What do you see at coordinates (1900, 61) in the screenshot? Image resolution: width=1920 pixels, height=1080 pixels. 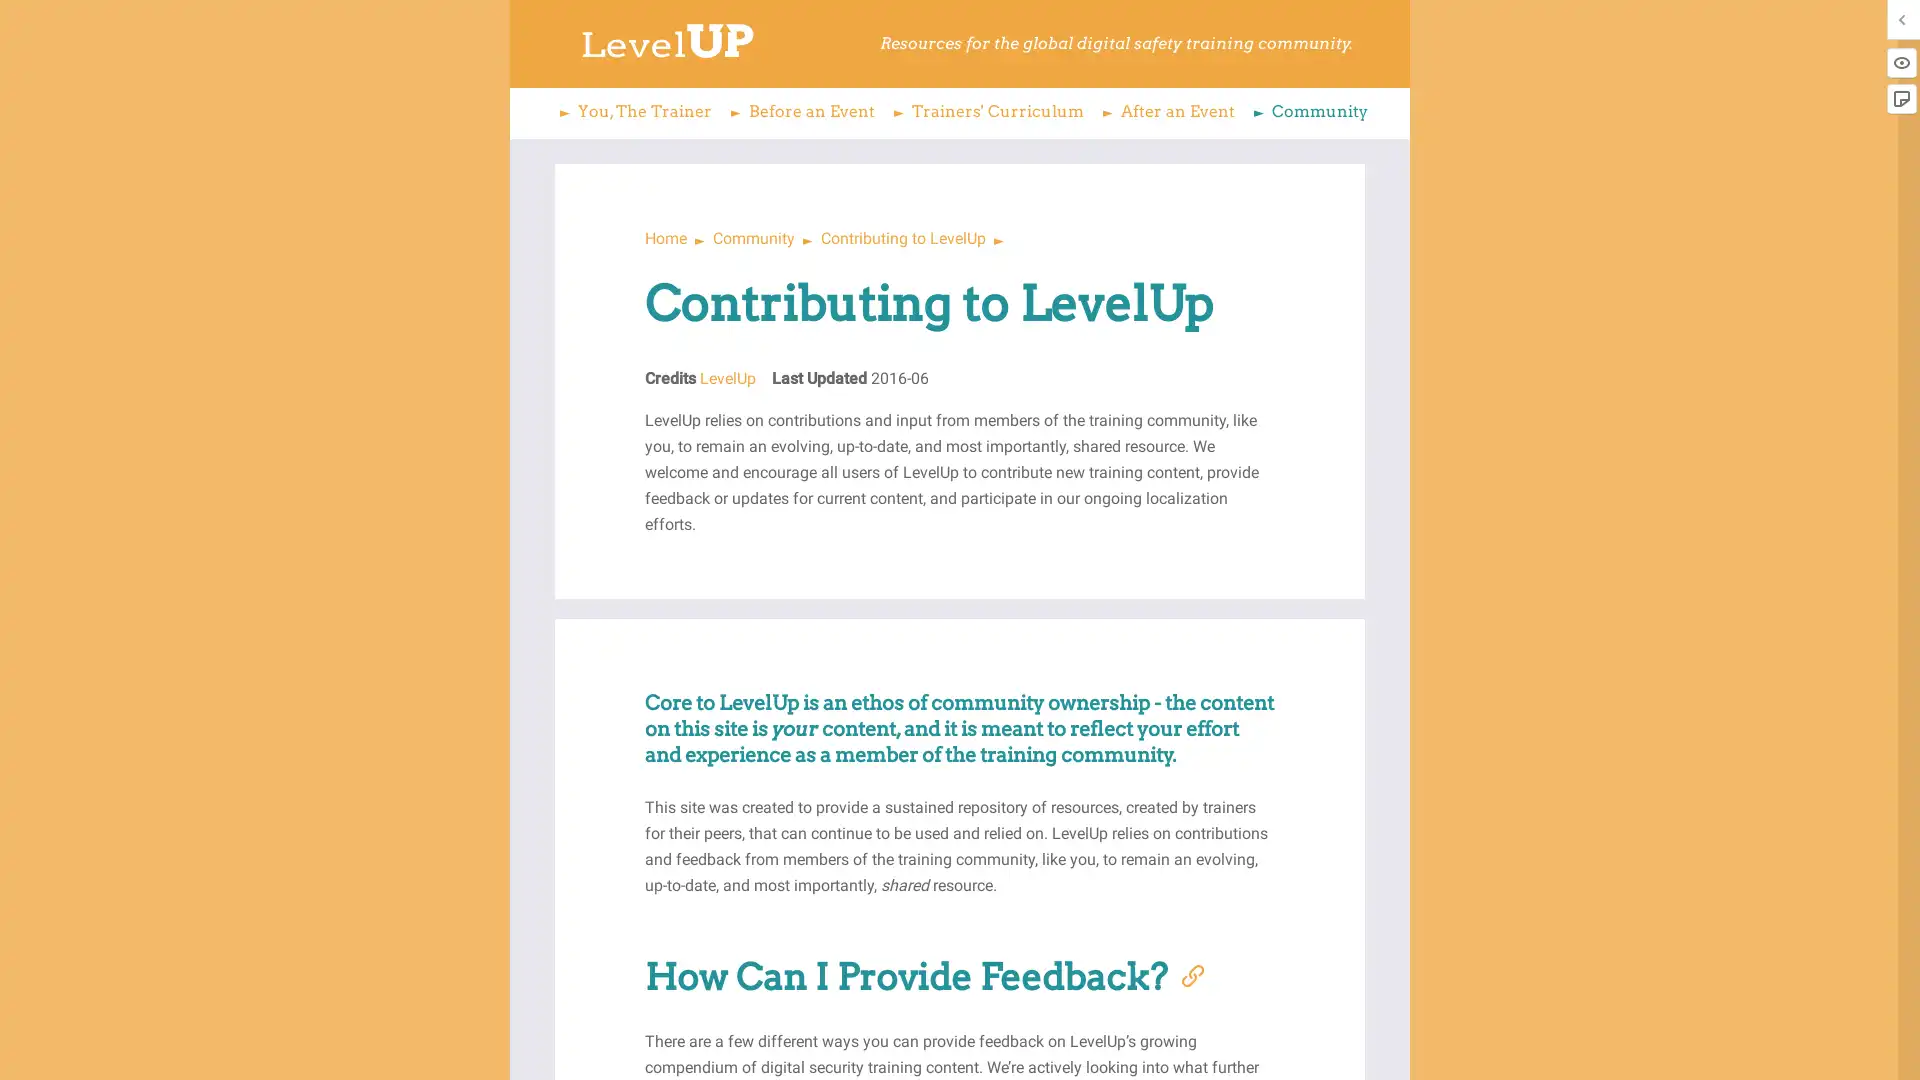 I see `Show highlights` at bounding box center [1900, 61].